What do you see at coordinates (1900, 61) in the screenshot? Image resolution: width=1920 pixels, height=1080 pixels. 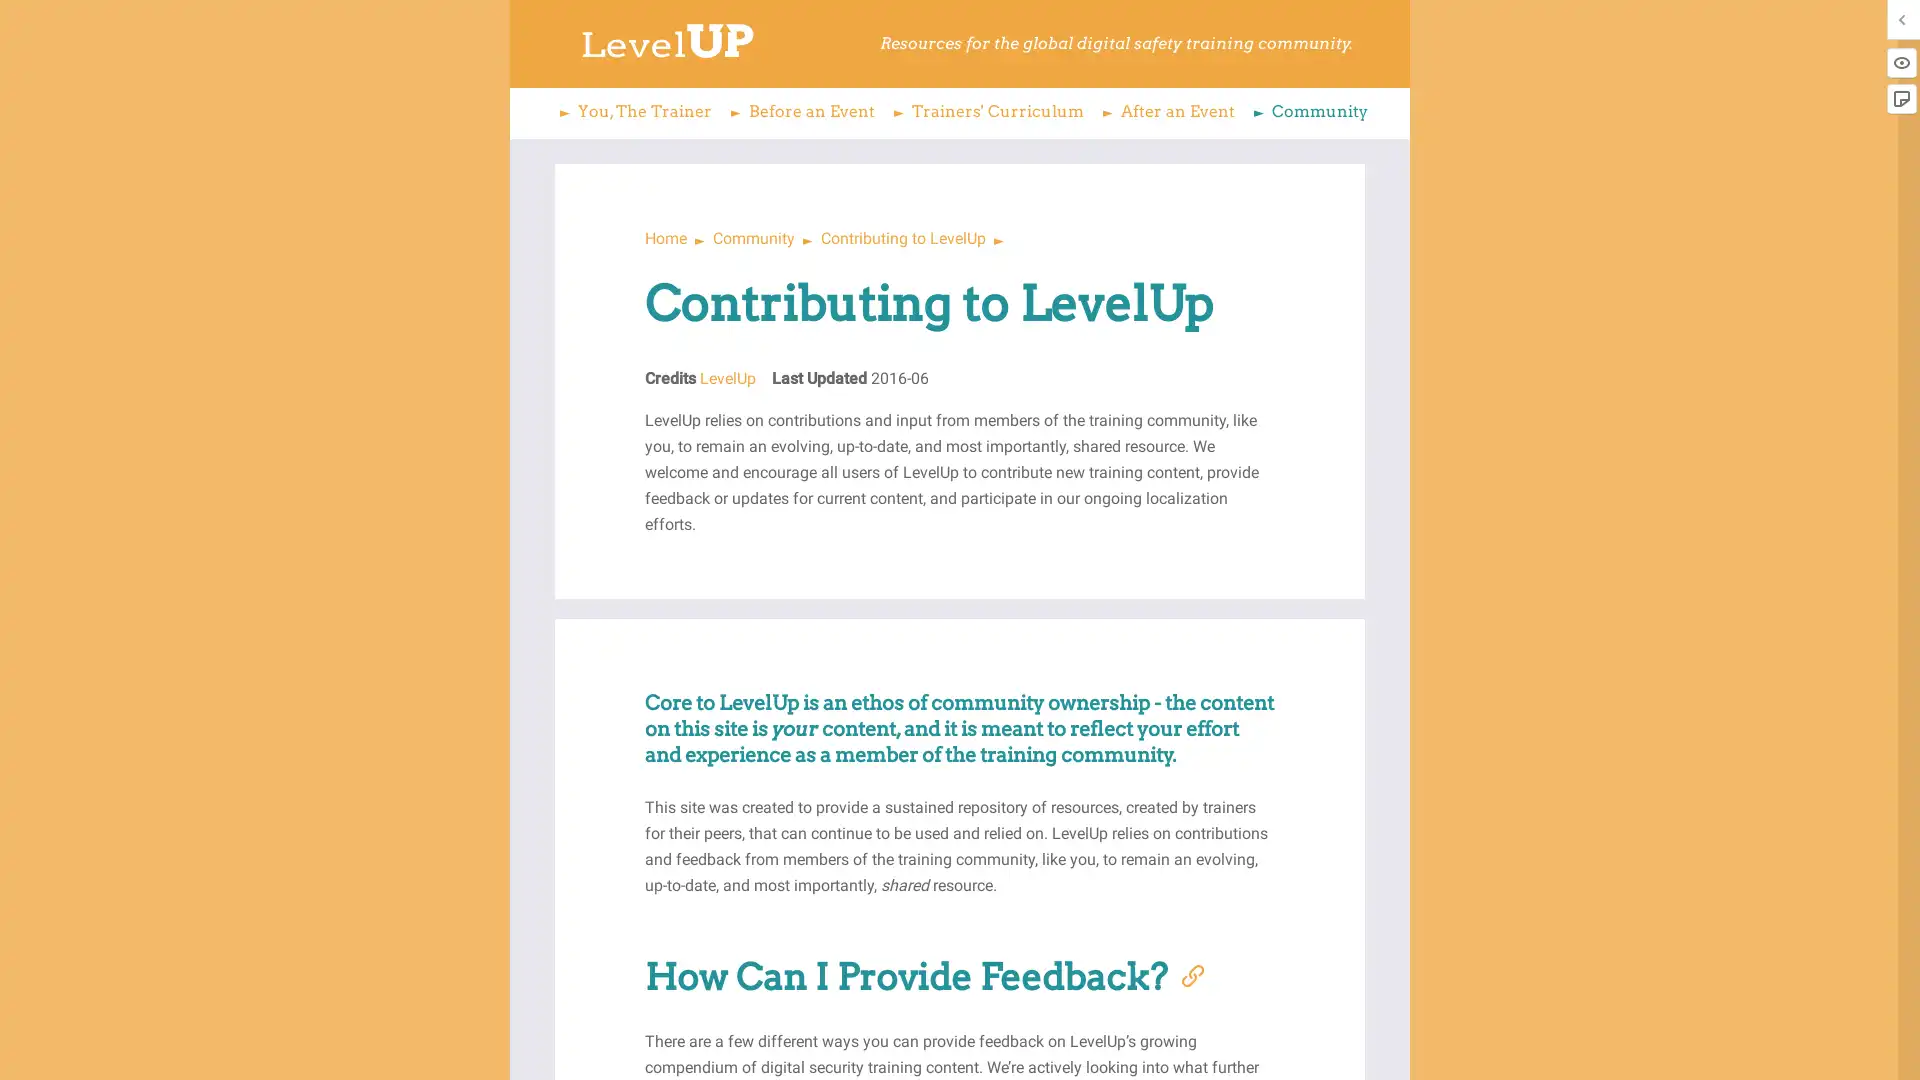 I see `Show highlights` at bounding box center [1900, 61].